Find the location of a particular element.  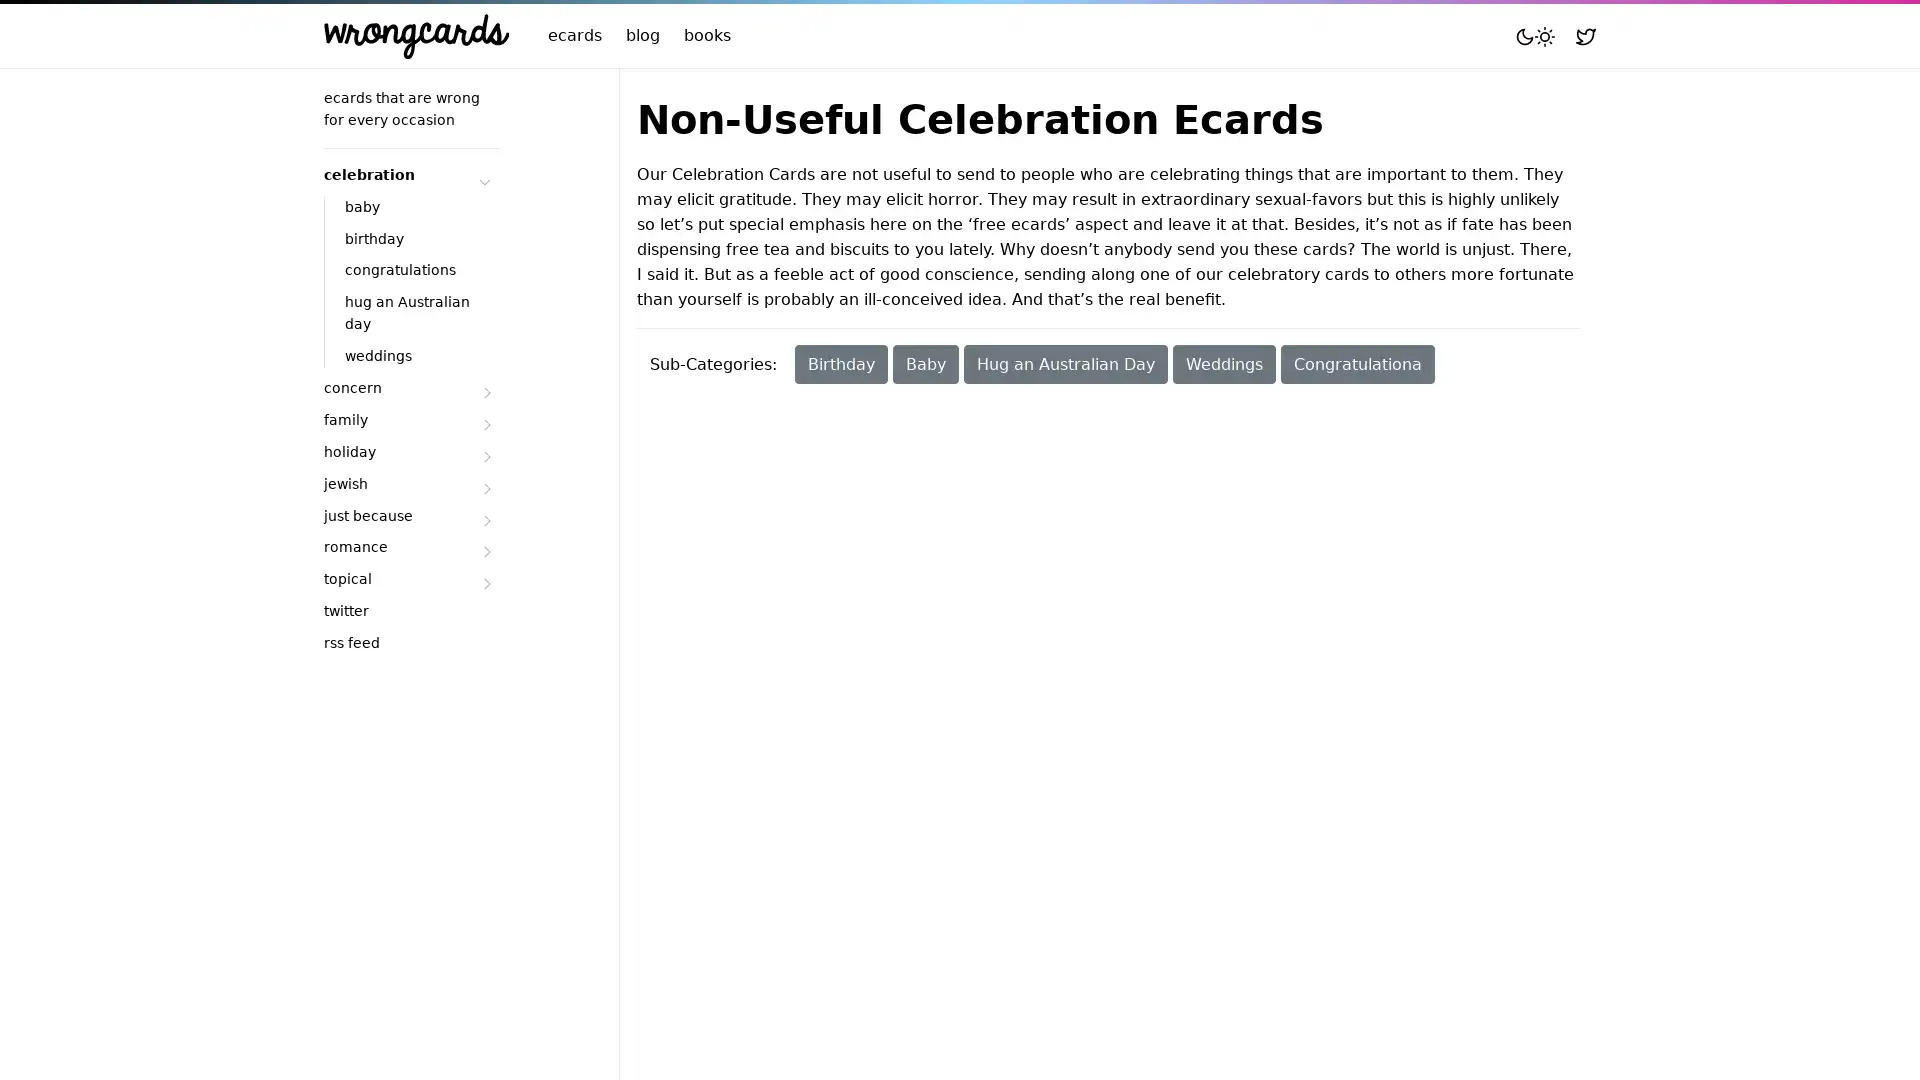

Sub-Categories: is located at coordinates (713, 364).